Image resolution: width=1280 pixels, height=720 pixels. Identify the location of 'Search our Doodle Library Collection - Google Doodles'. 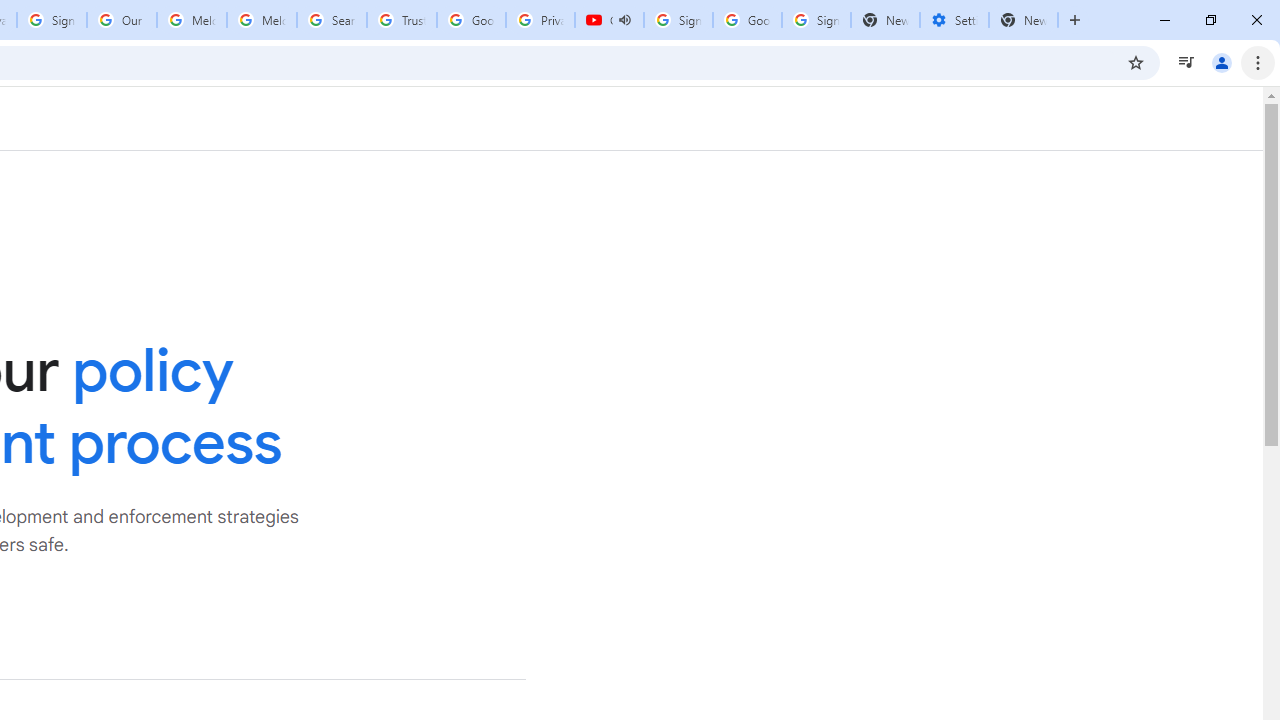
(332, 20).